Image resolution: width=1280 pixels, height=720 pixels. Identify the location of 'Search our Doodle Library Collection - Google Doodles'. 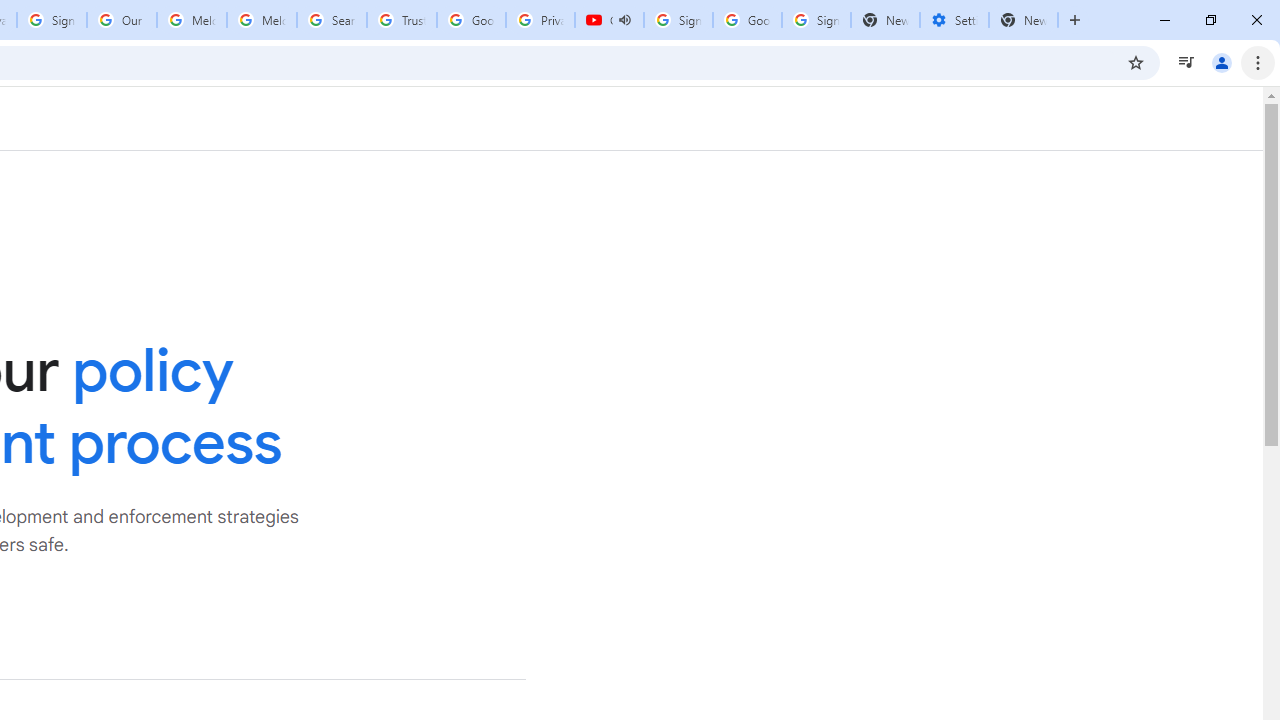
(332, 20).